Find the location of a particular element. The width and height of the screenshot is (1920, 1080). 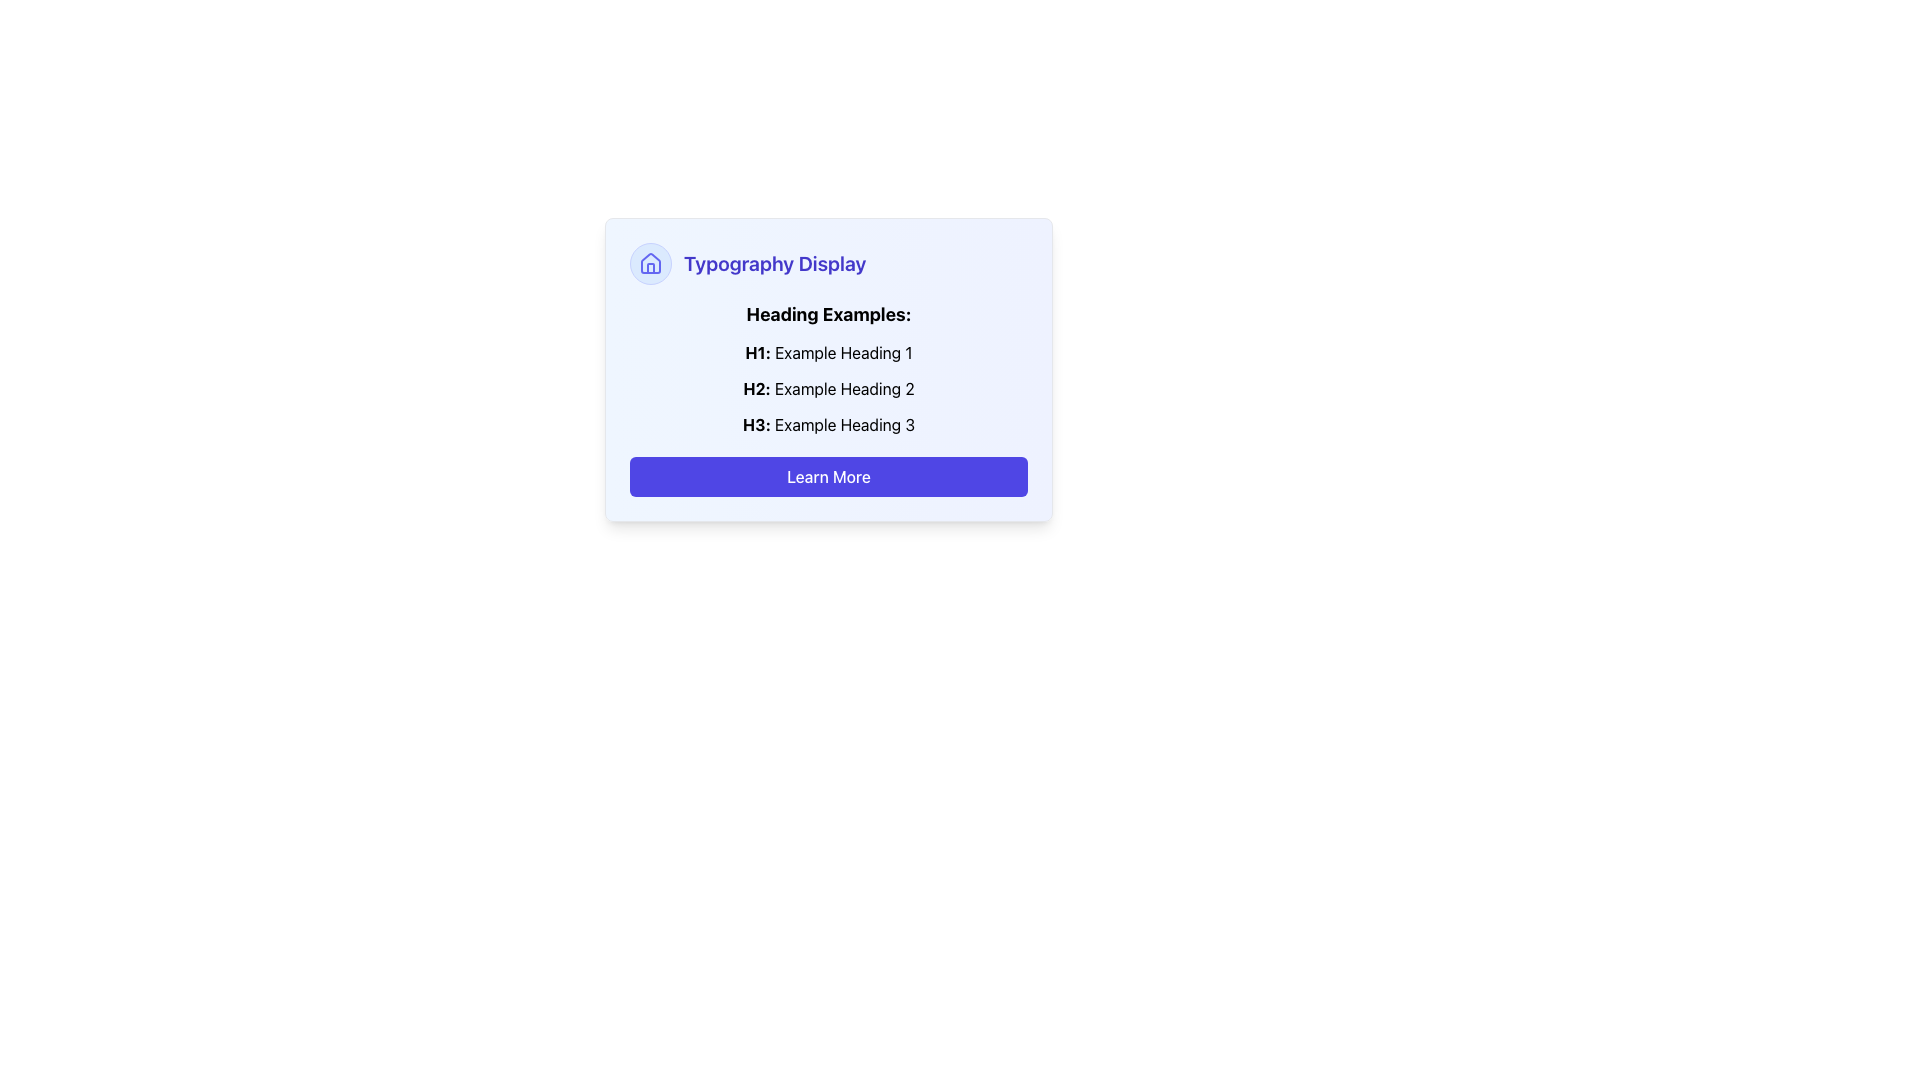

text element indicating the format and style for an 'H2' heading, located below 'H1: Example Heading 1' and above 'H3: Example Heading 3' is located at coordinates (829, 389).